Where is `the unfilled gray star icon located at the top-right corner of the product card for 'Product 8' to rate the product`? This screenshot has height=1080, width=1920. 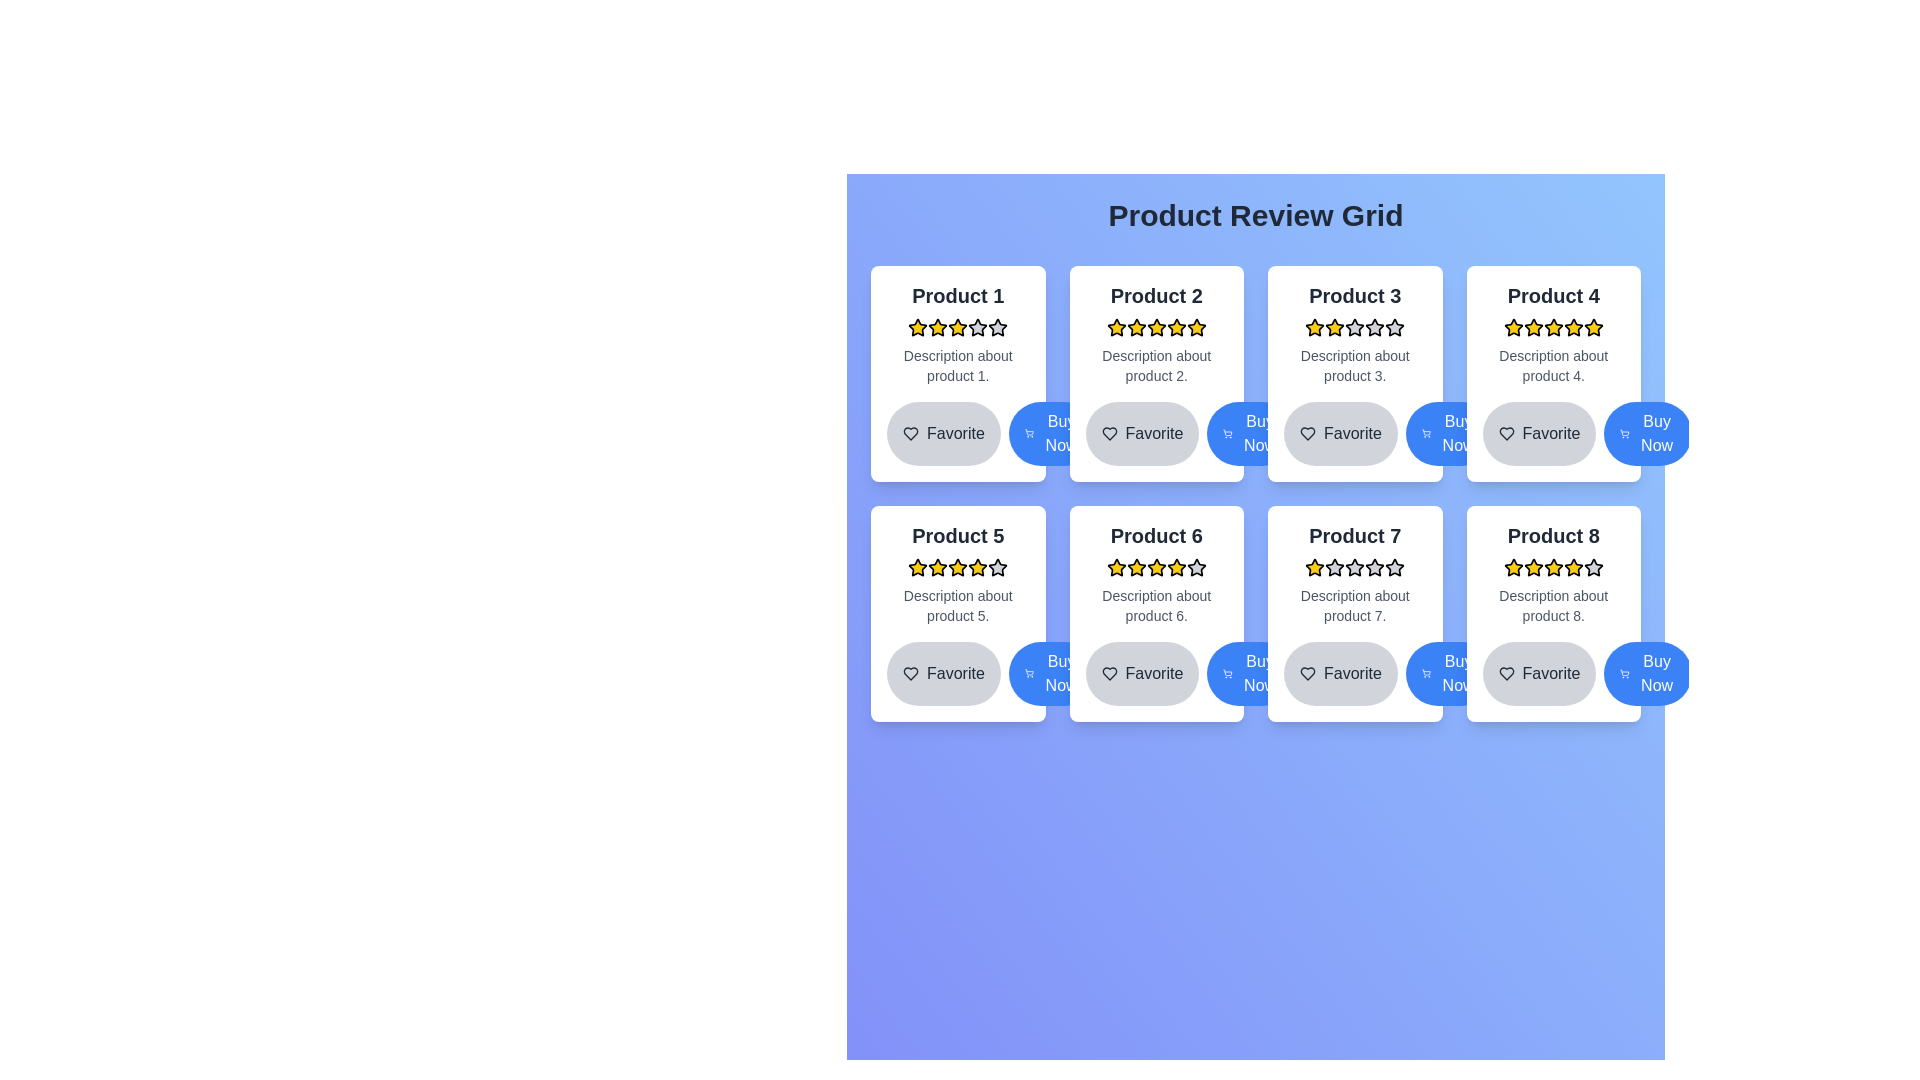
the unfilled gray star icon located at the top-right corner of the product card for 'Product 8' to rate the product is located at coordinates (1592, 567).